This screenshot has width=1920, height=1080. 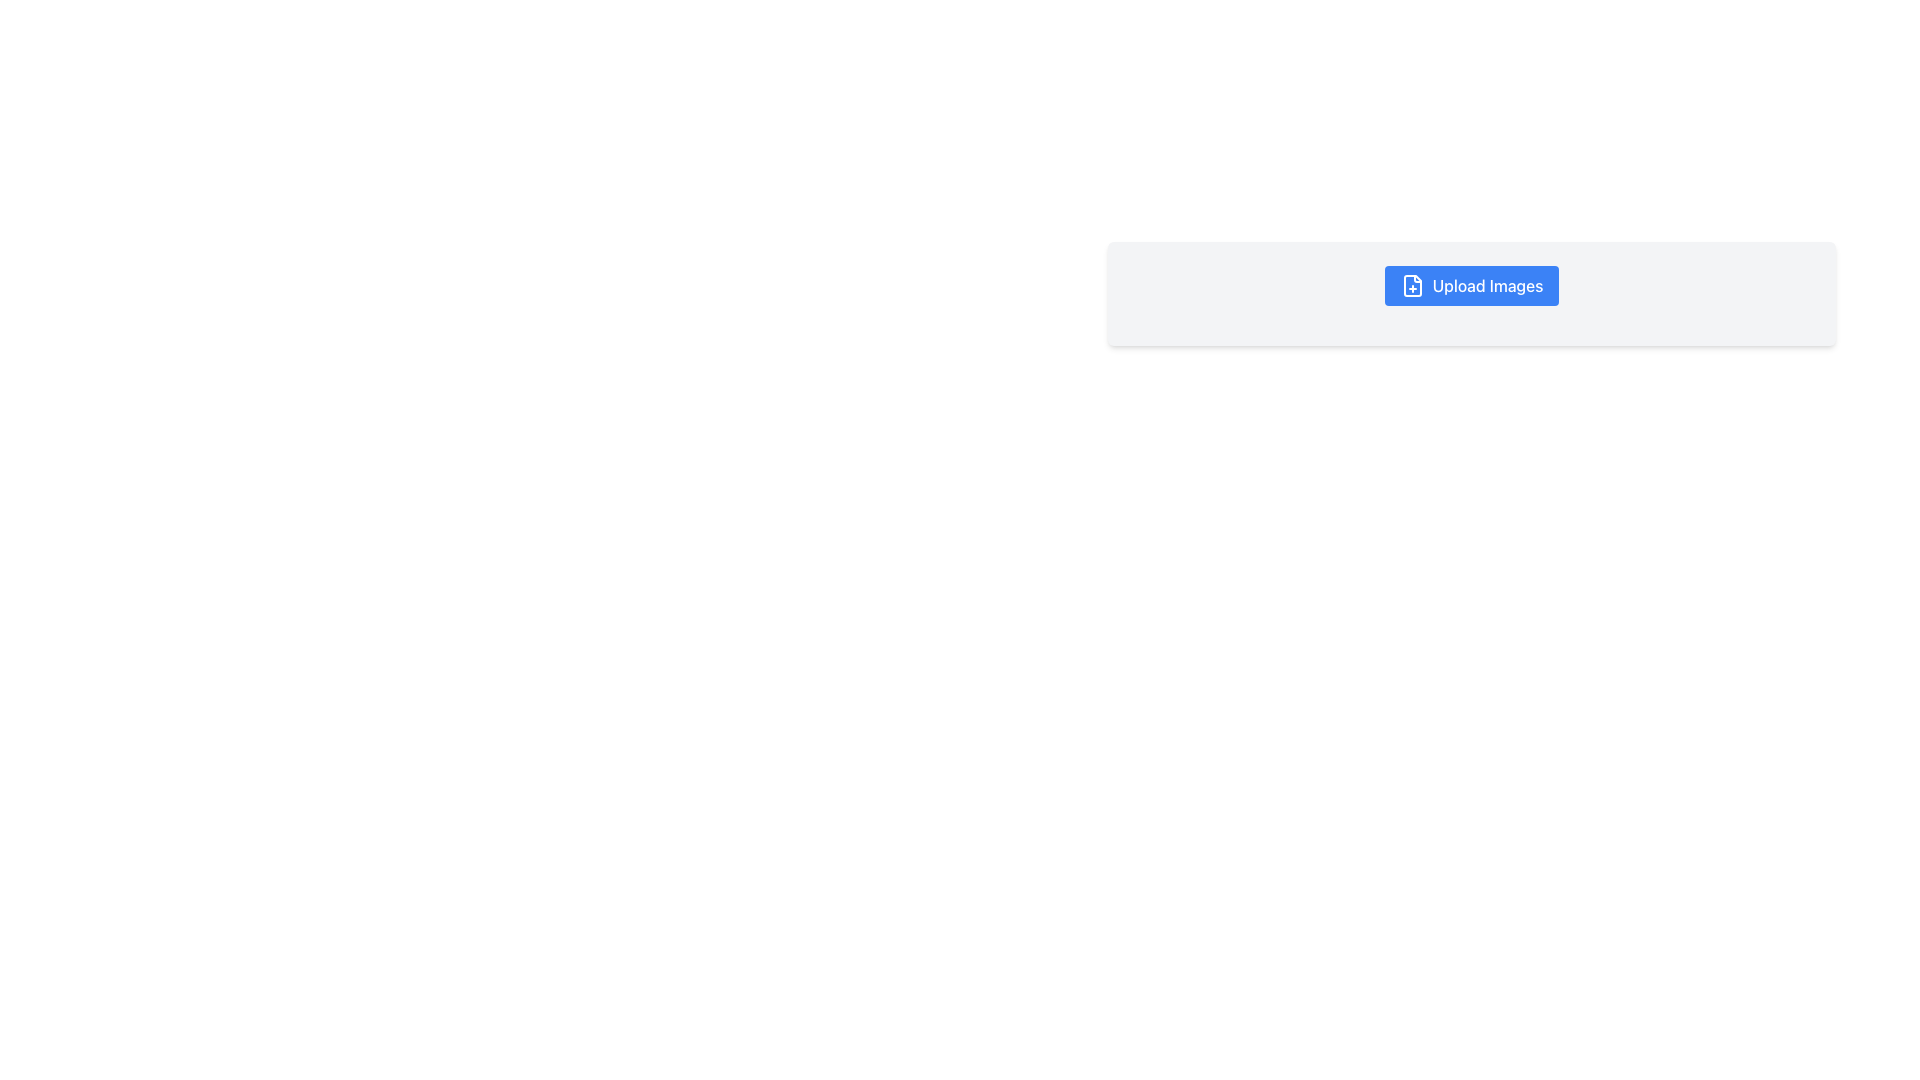 I want to click on the rectangular button with a blue background and 'Upload Images' text, so click(x=1472, y=285).